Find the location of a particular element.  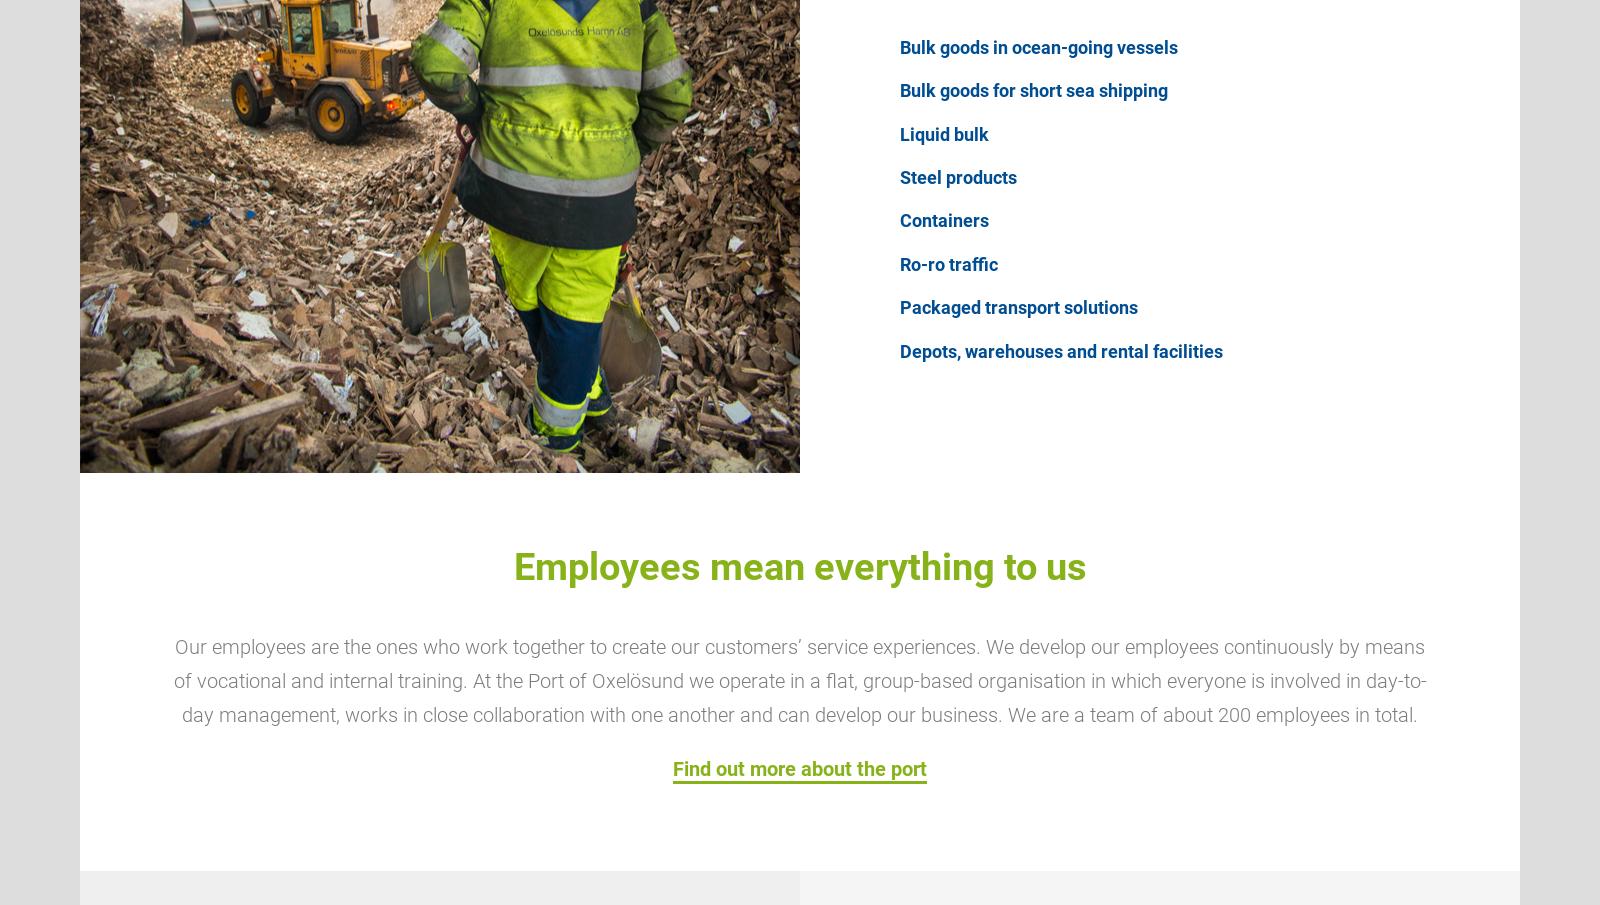

'Depots, warehouses and rental facilities' is located at coordinates (1061, 349).